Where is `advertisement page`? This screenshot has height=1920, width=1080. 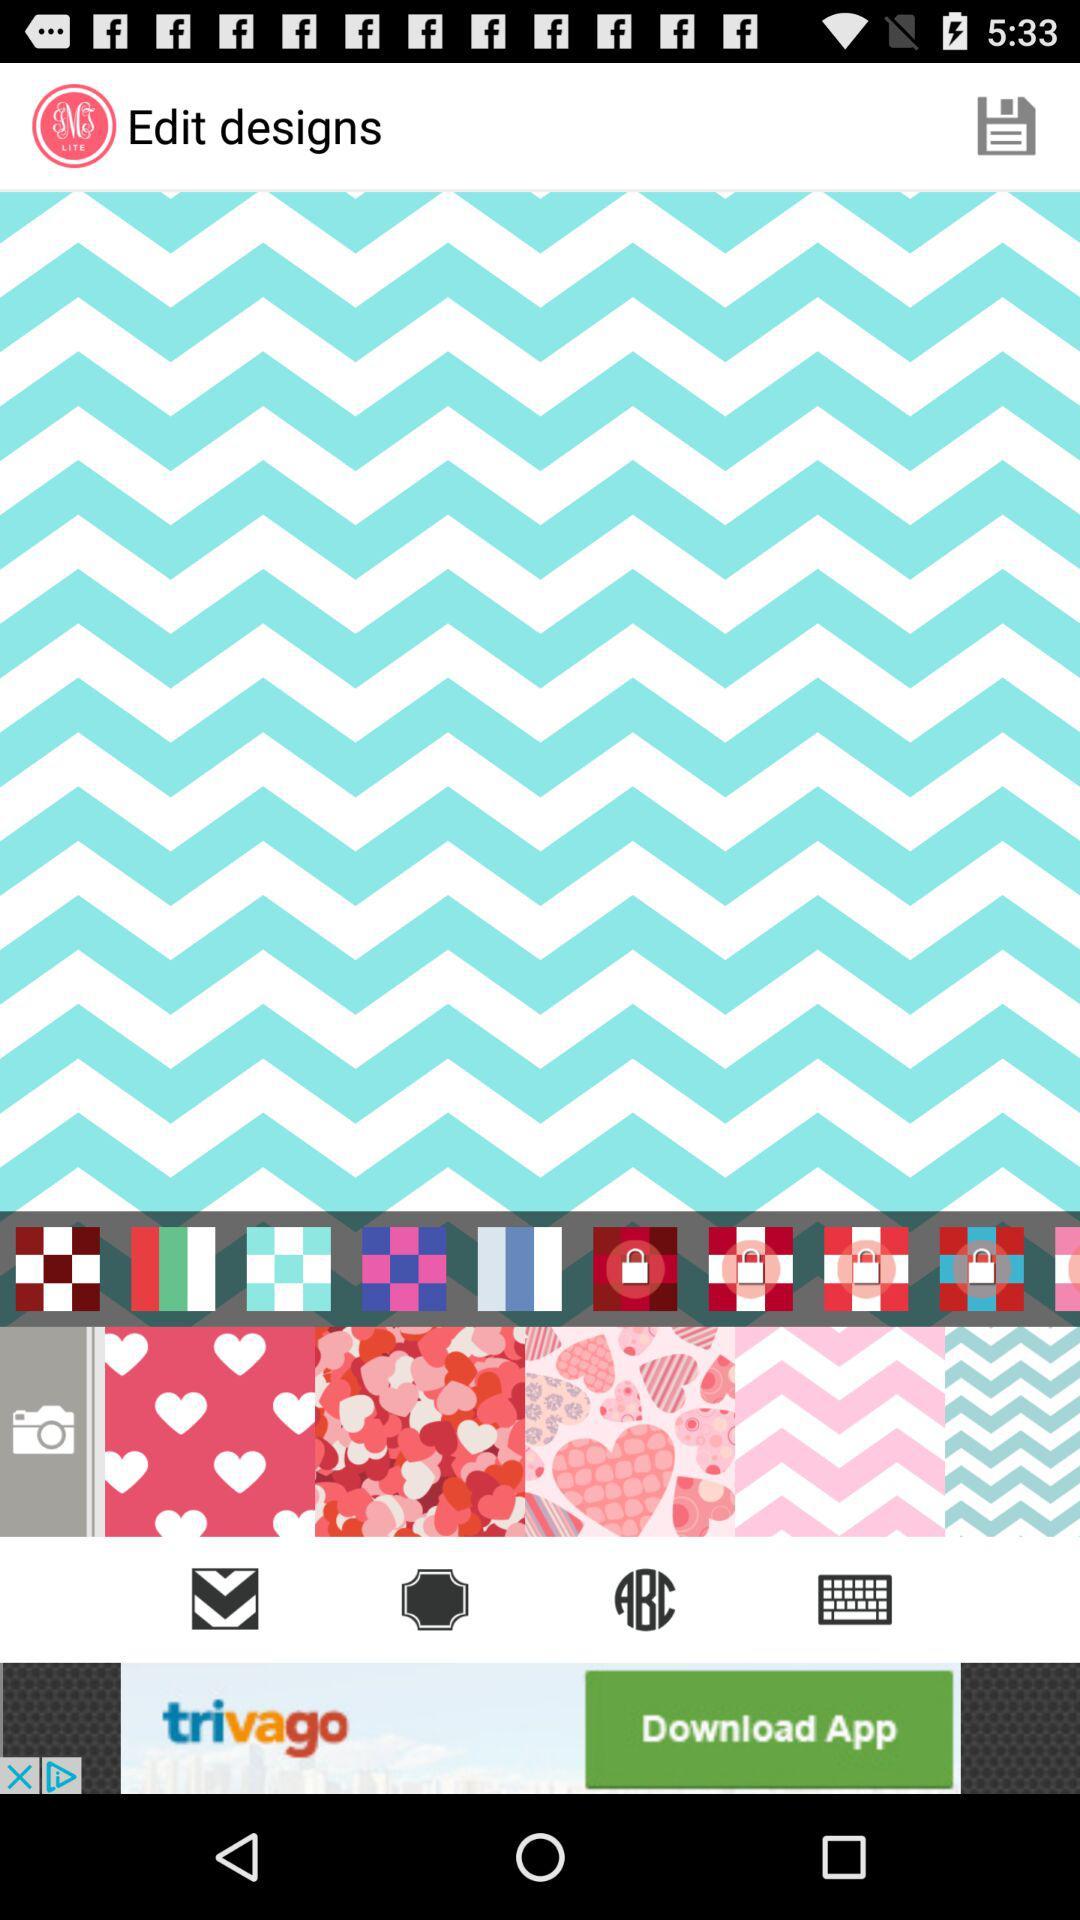
advertisement page is located at coordinates (540, 1727).